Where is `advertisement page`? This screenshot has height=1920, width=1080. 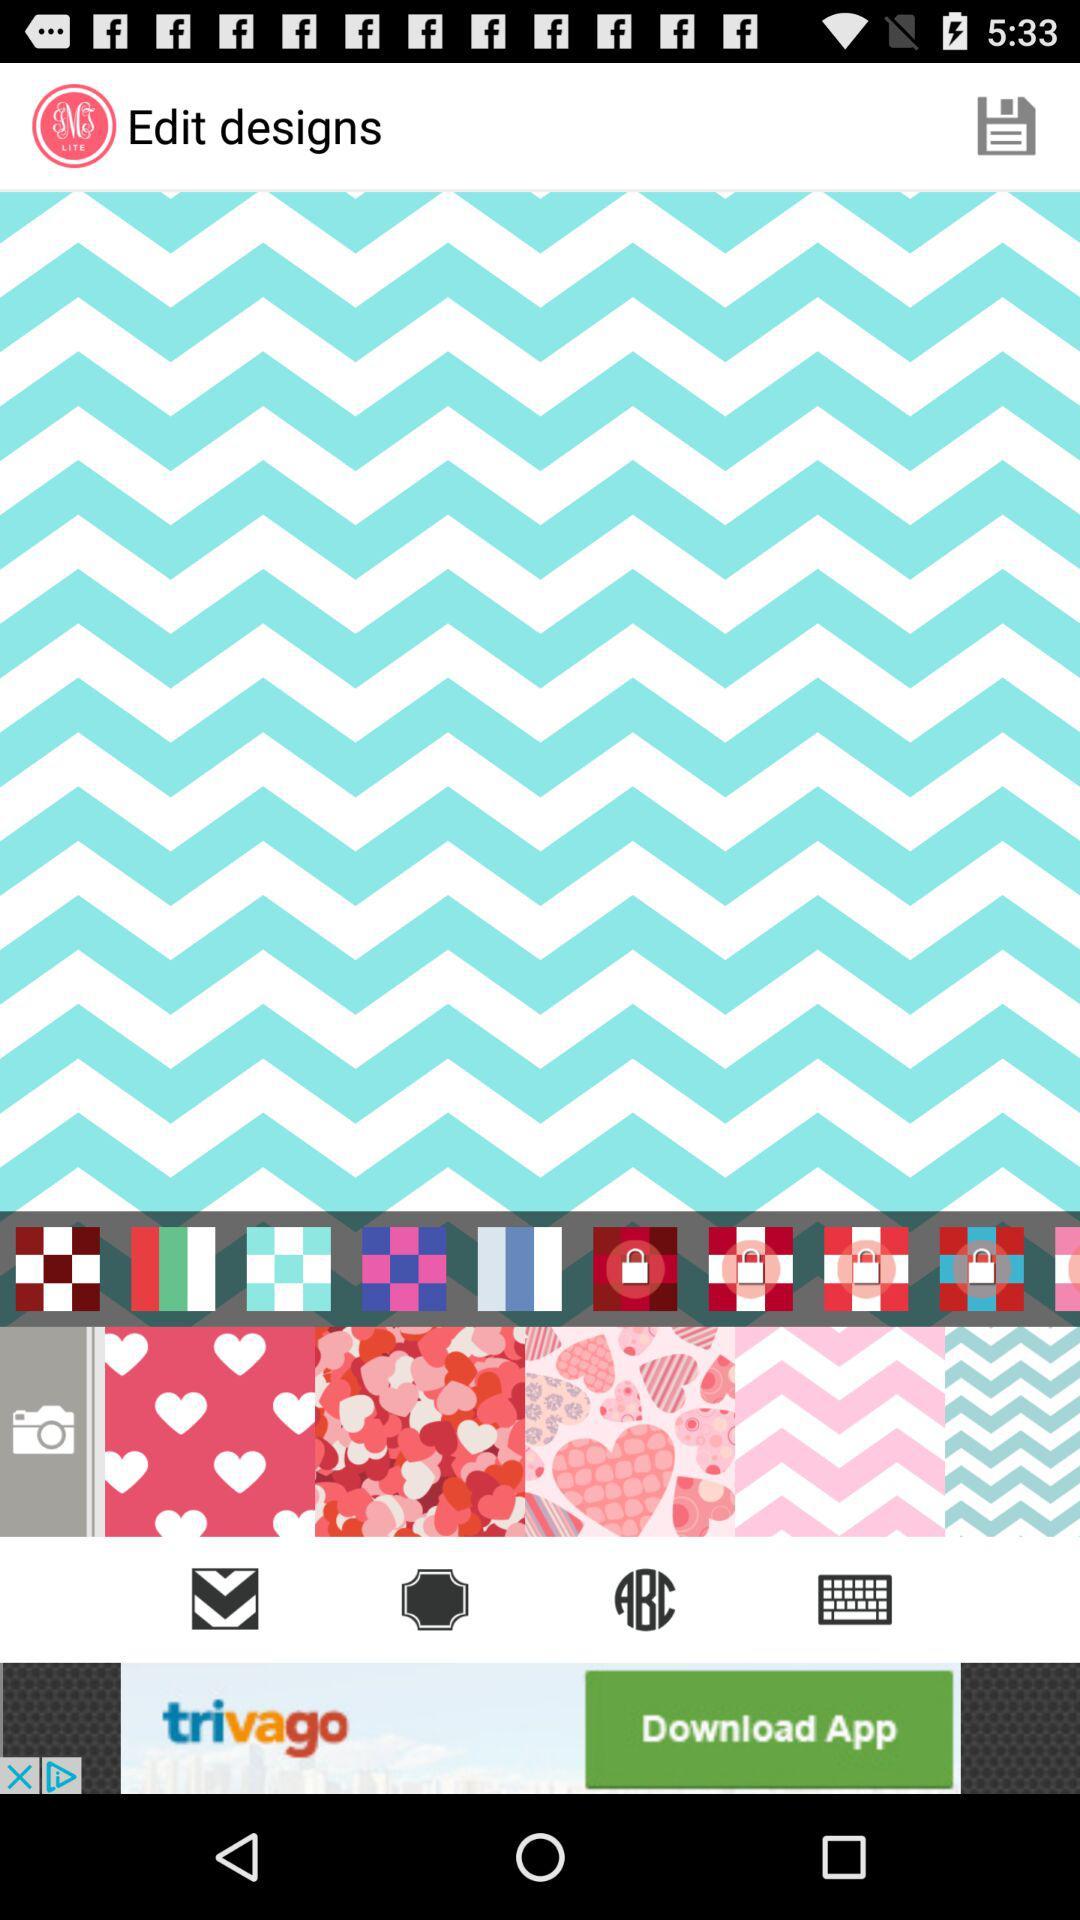
advertisement page is located at coordinates (540, 1727).